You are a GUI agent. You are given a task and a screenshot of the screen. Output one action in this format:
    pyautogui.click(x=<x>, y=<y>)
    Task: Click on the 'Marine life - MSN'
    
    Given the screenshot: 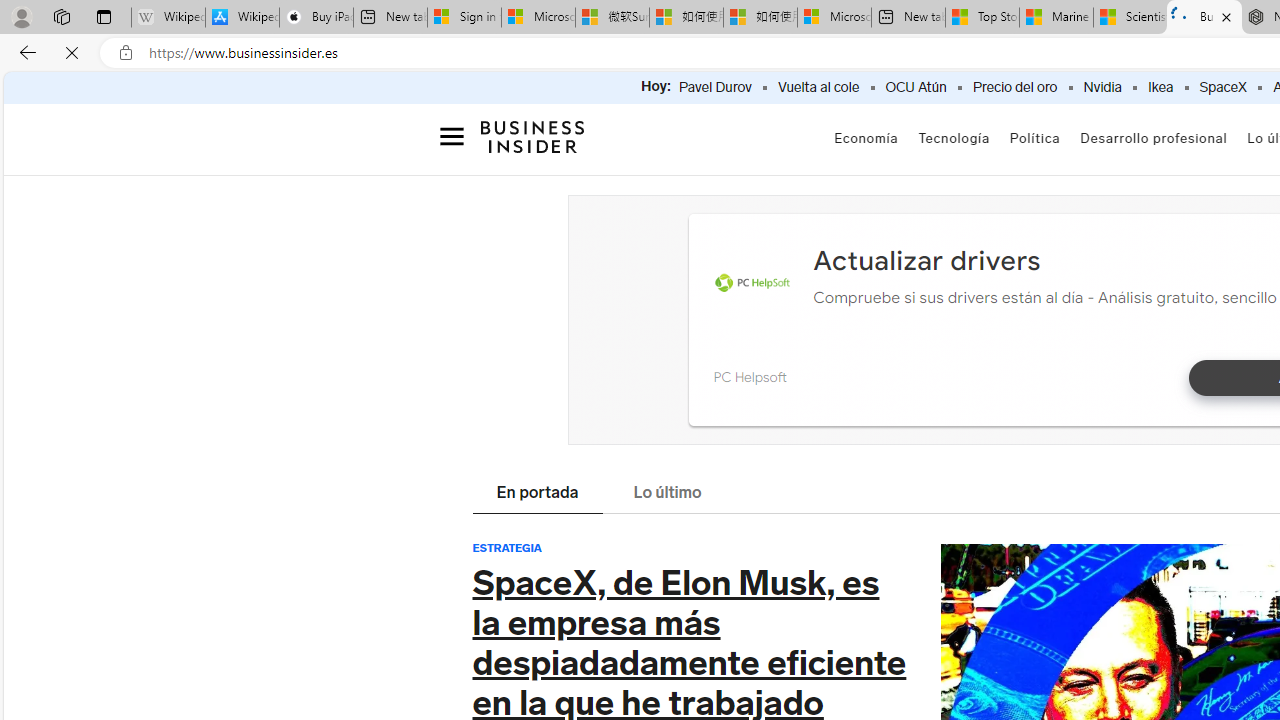 What is the action you would take?
    pyautogui.click(x=1055, y=17)
    